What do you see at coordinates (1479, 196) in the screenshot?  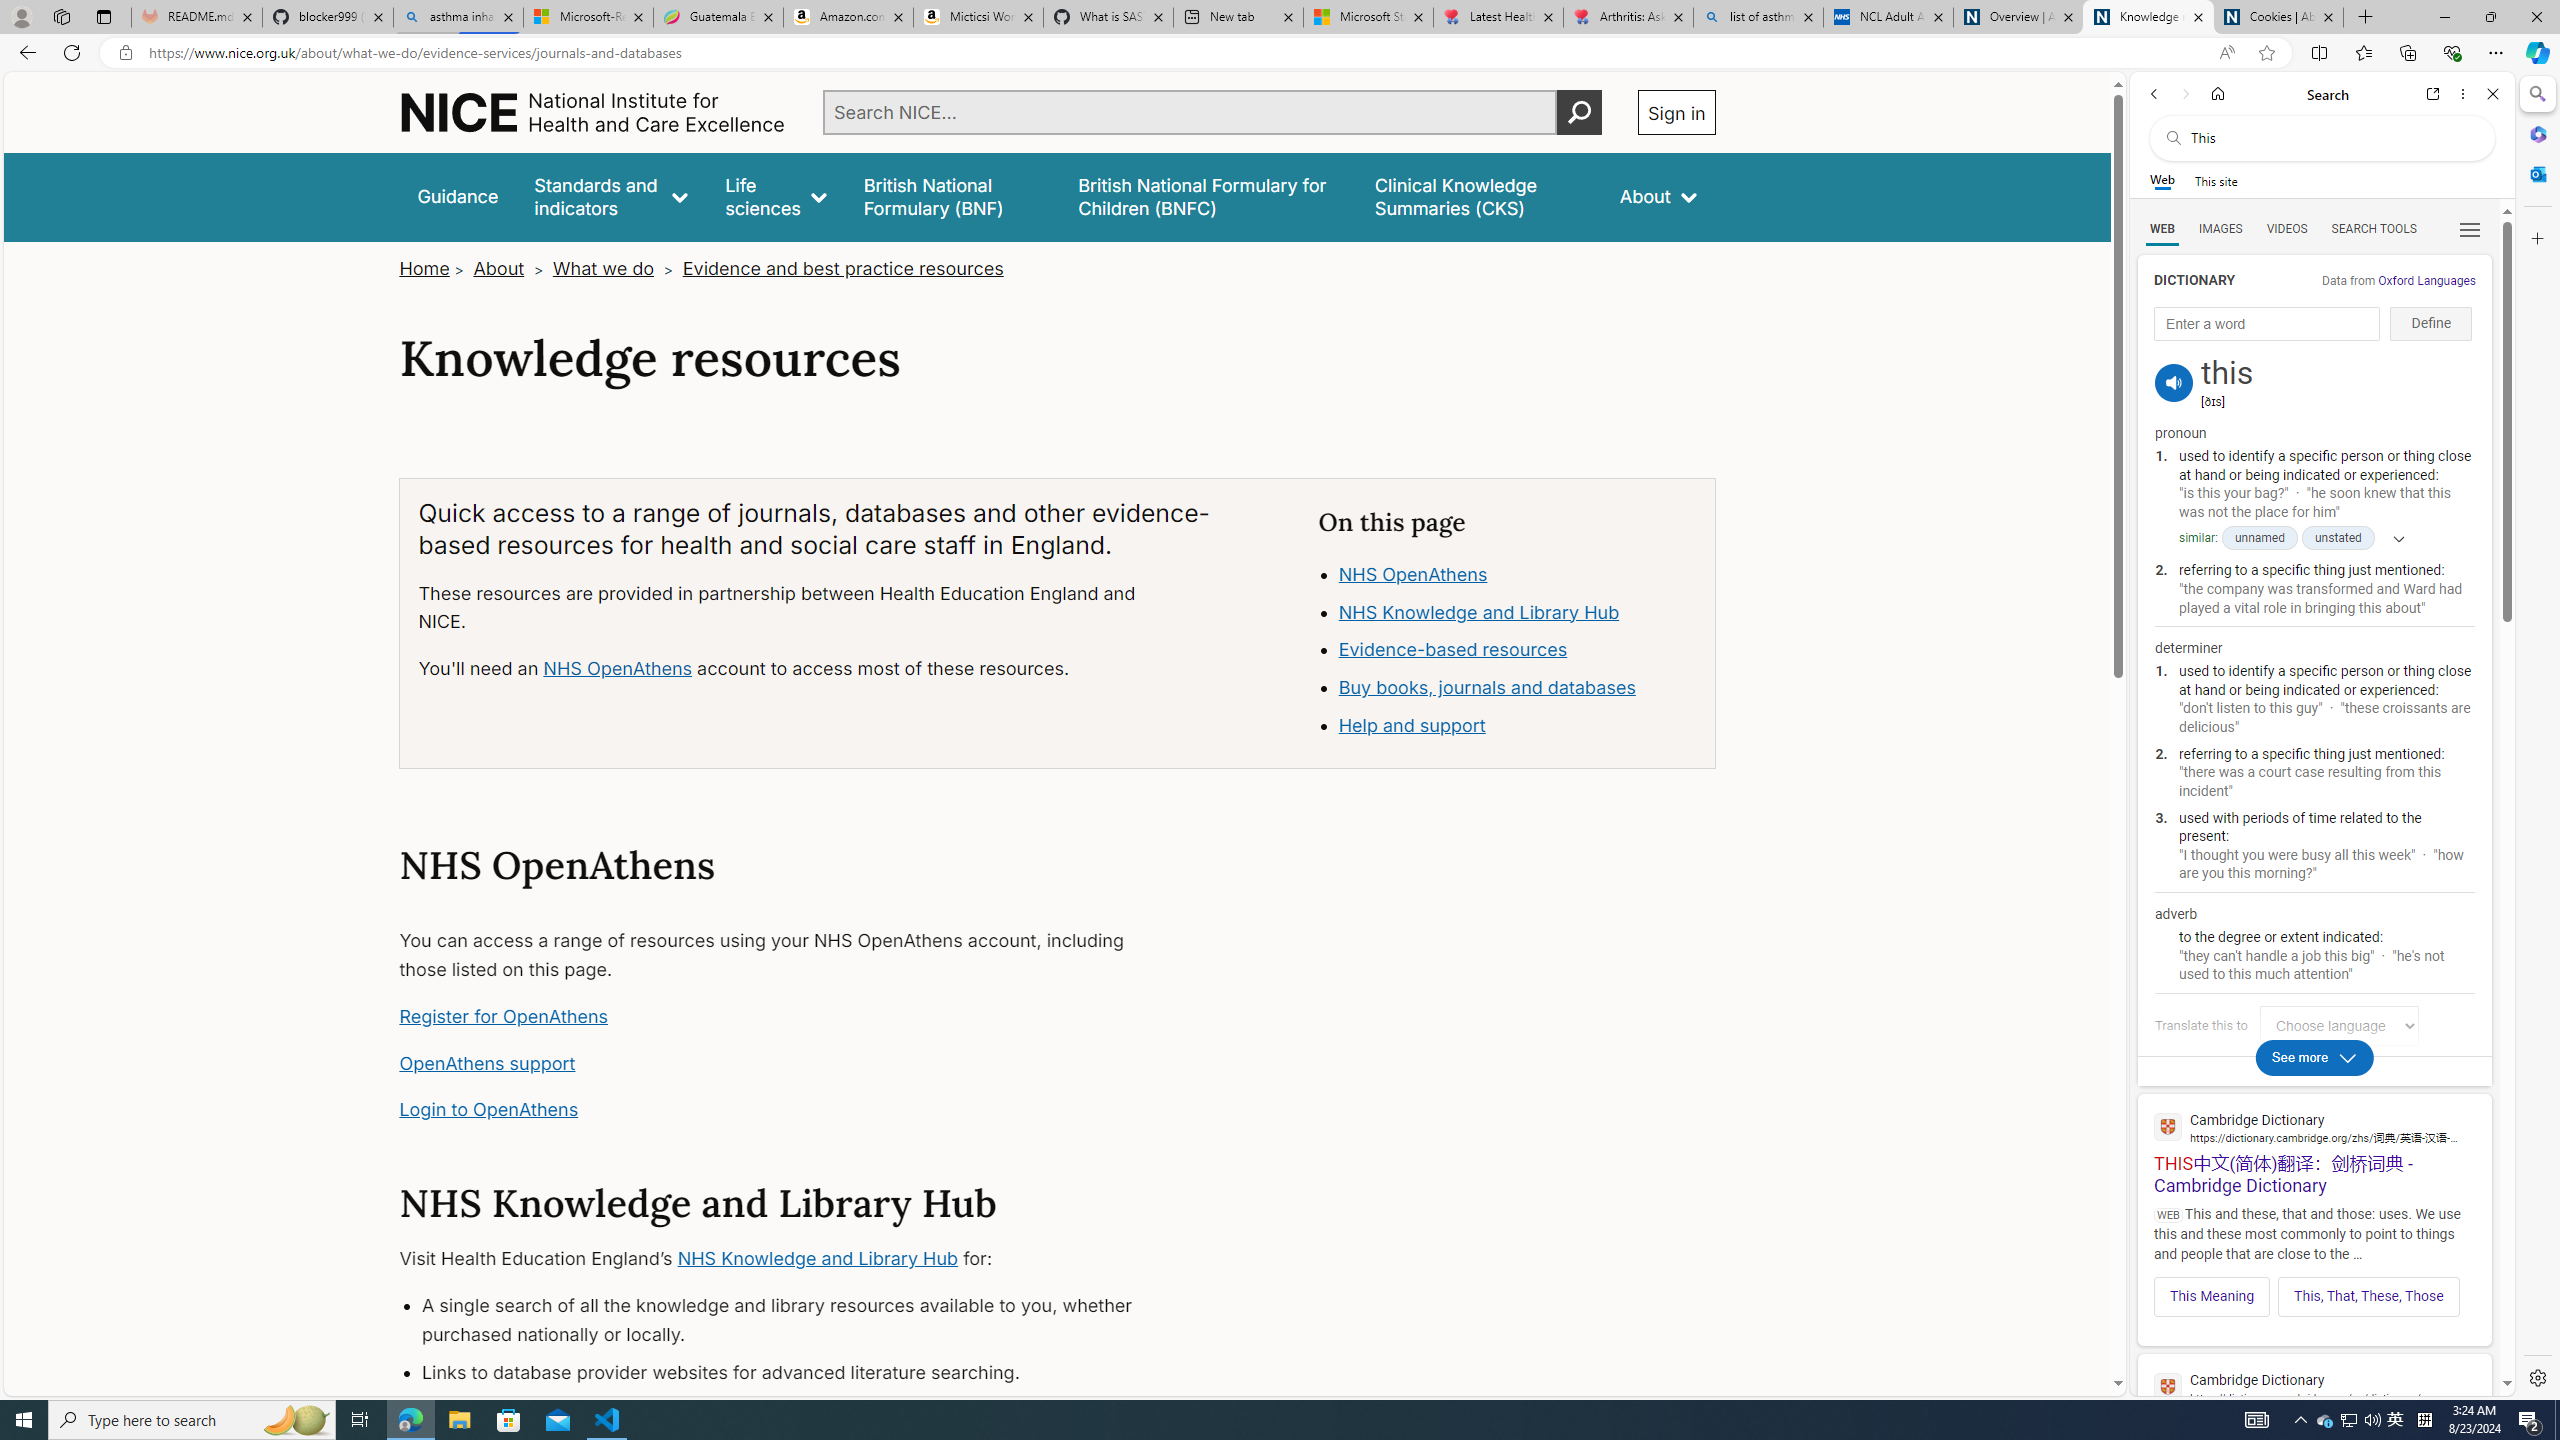 I see `'false'` at bounding box center [1479, 196].